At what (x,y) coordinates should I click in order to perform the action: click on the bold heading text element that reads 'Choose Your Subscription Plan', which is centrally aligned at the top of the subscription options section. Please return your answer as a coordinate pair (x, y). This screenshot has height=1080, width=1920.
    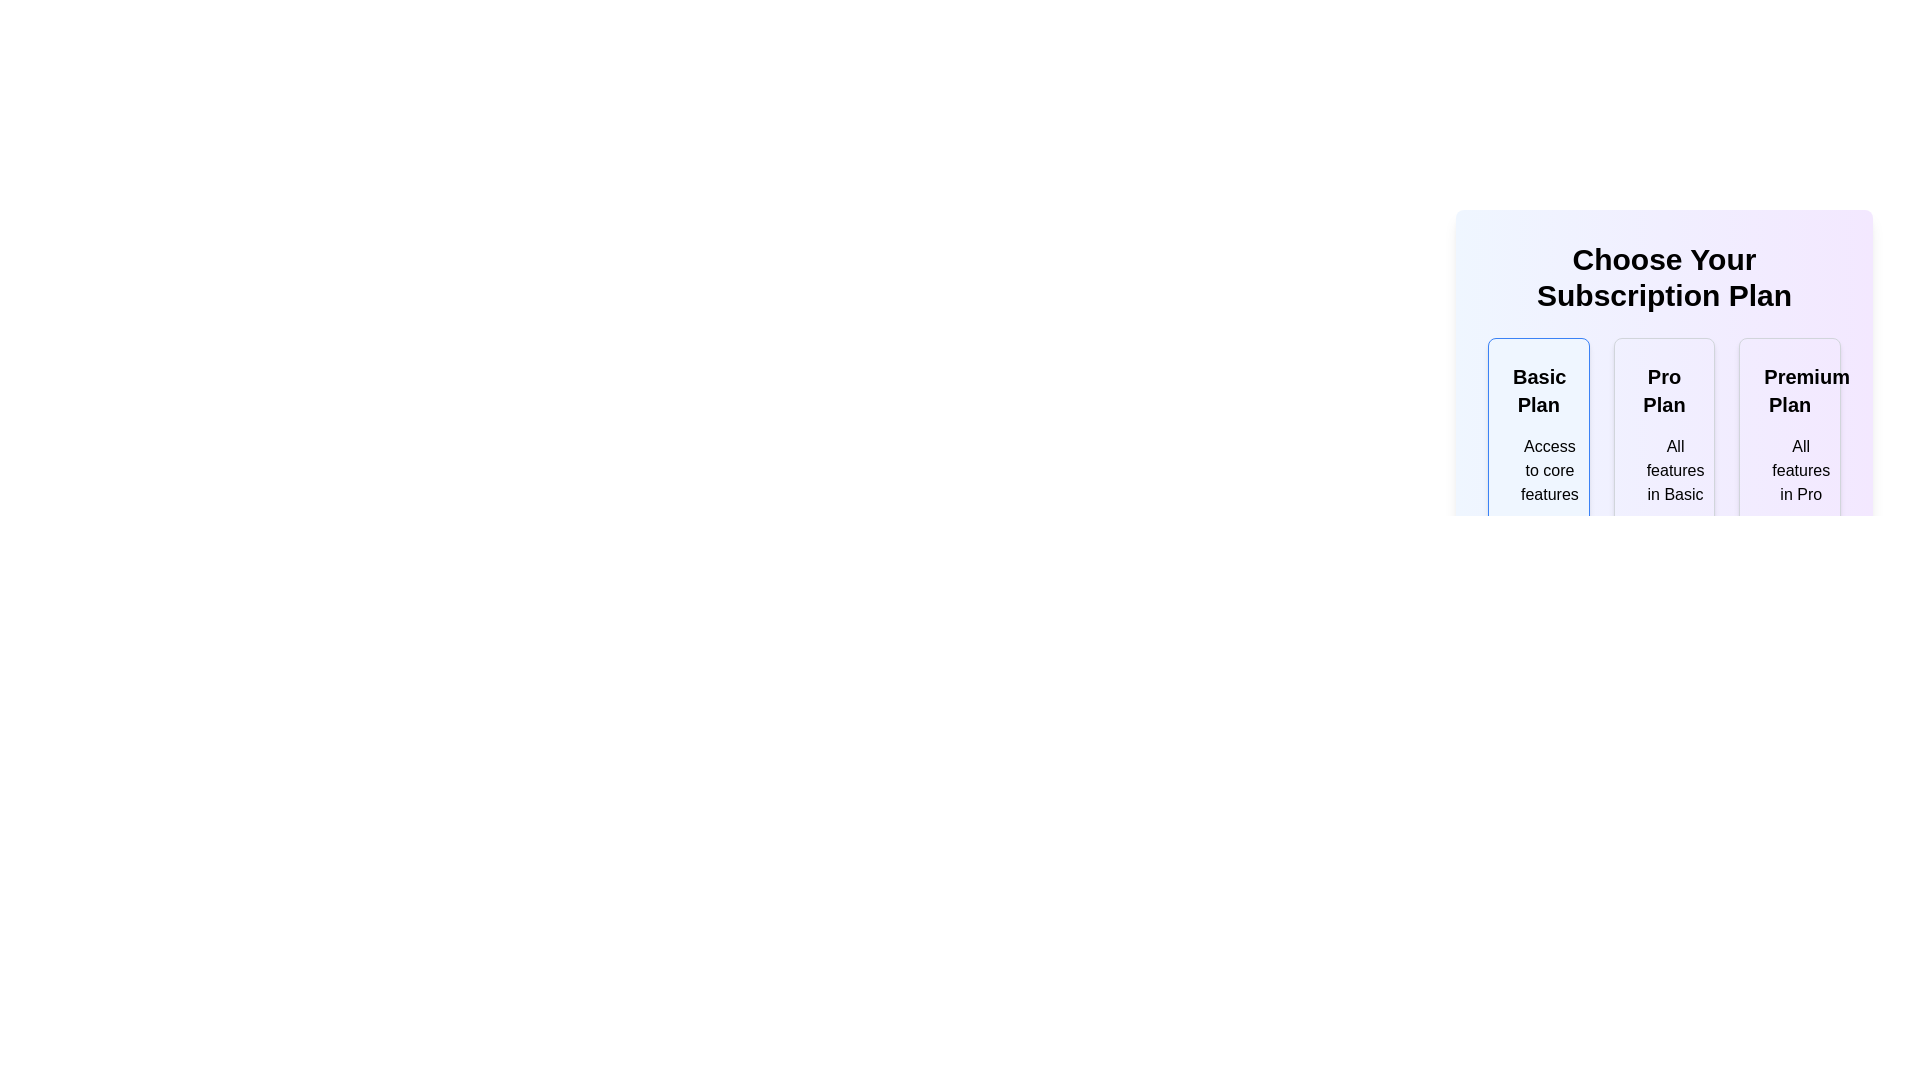
    Looking at the image, I should click on (1664, 277).